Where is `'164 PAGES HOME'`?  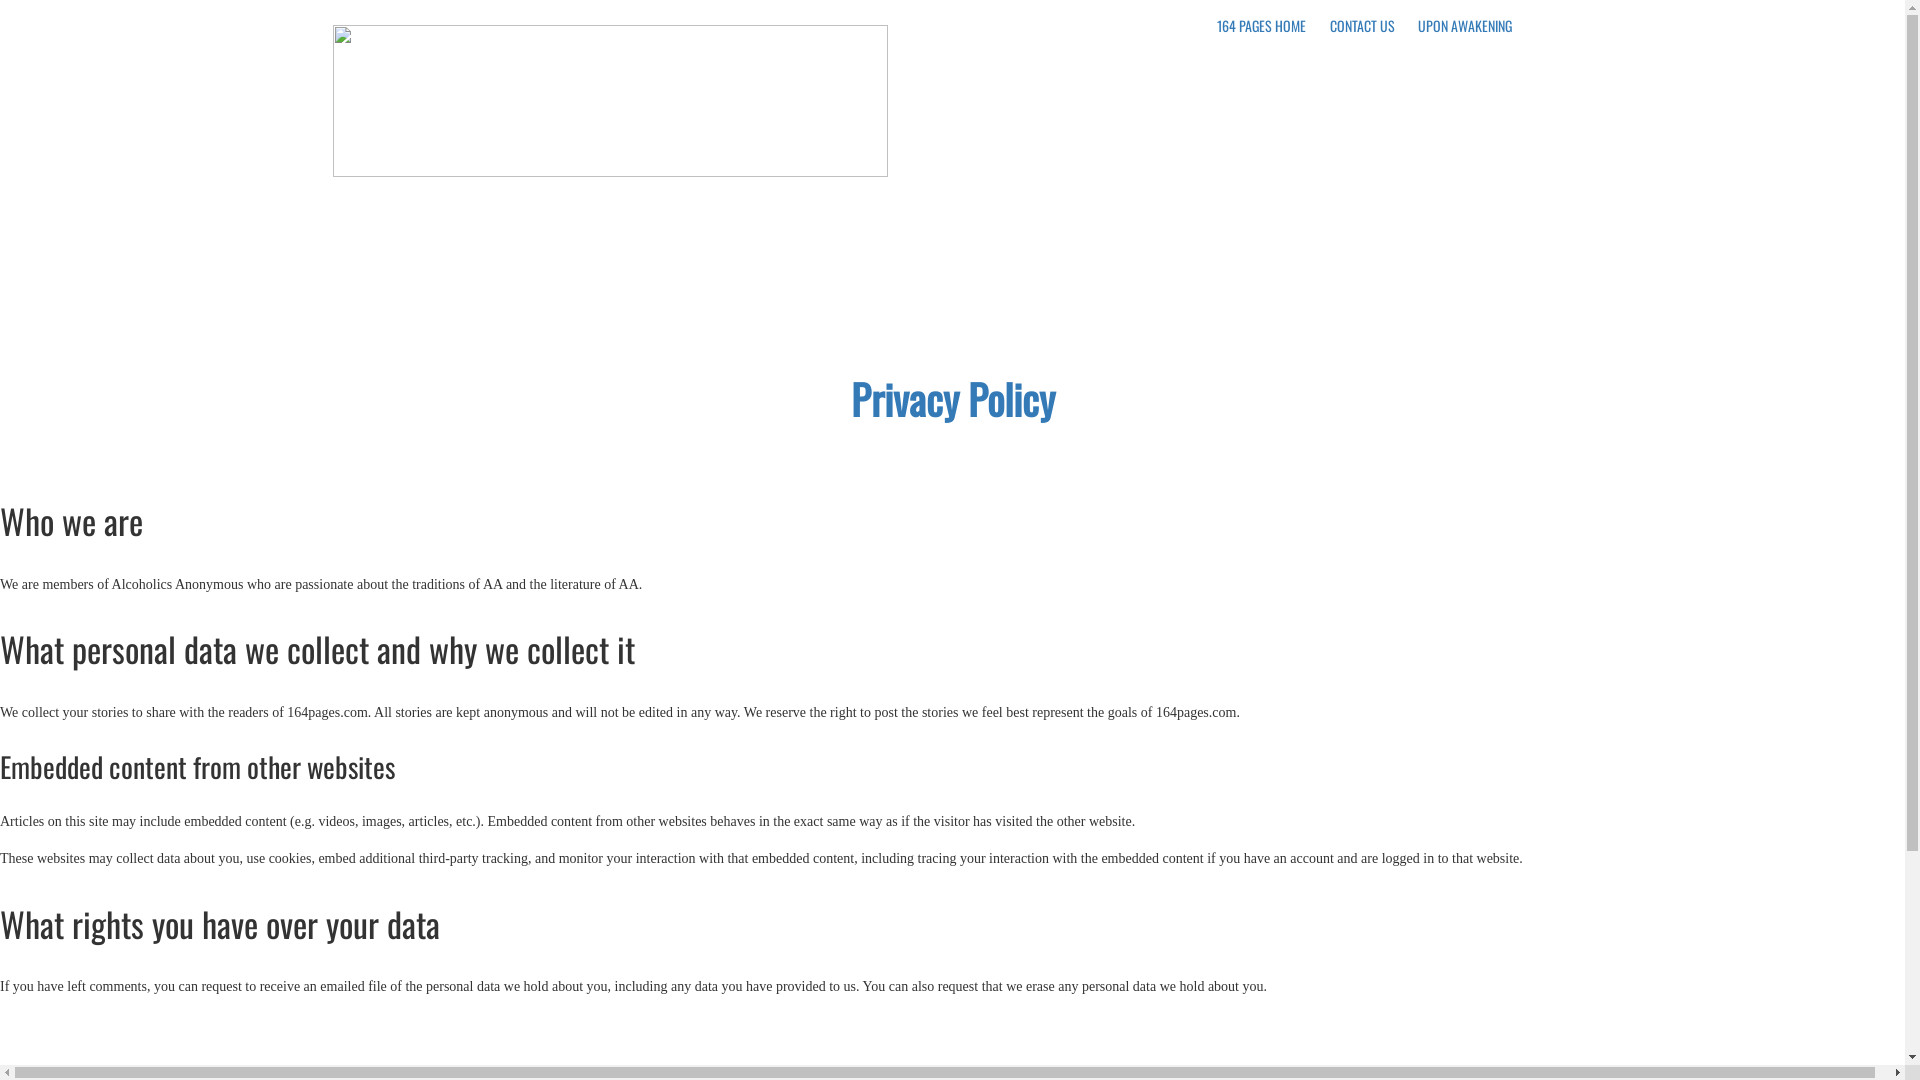
'164 PAGES HOME' is located at coordinates (1260, 25).